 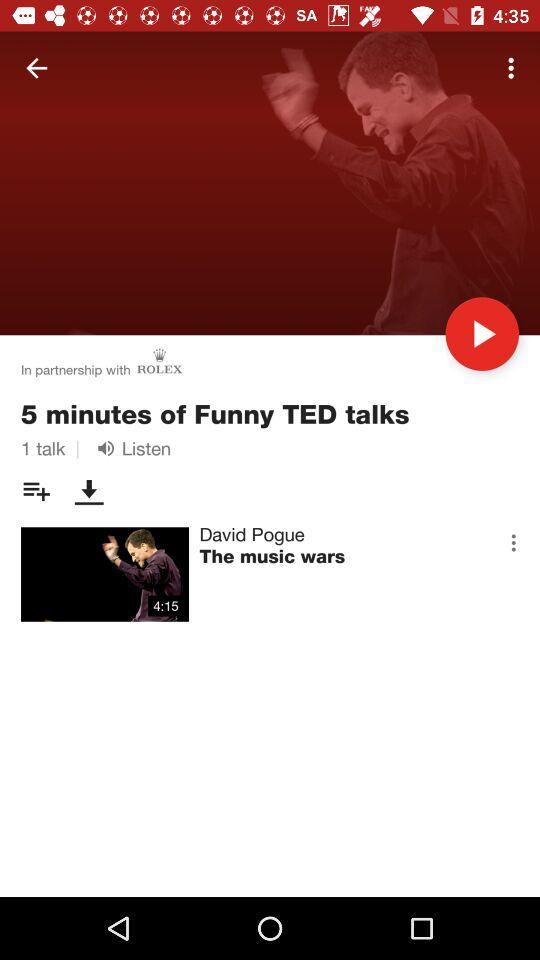 I want to click on the icon to the right of the | item, so click(x=130, y=448).